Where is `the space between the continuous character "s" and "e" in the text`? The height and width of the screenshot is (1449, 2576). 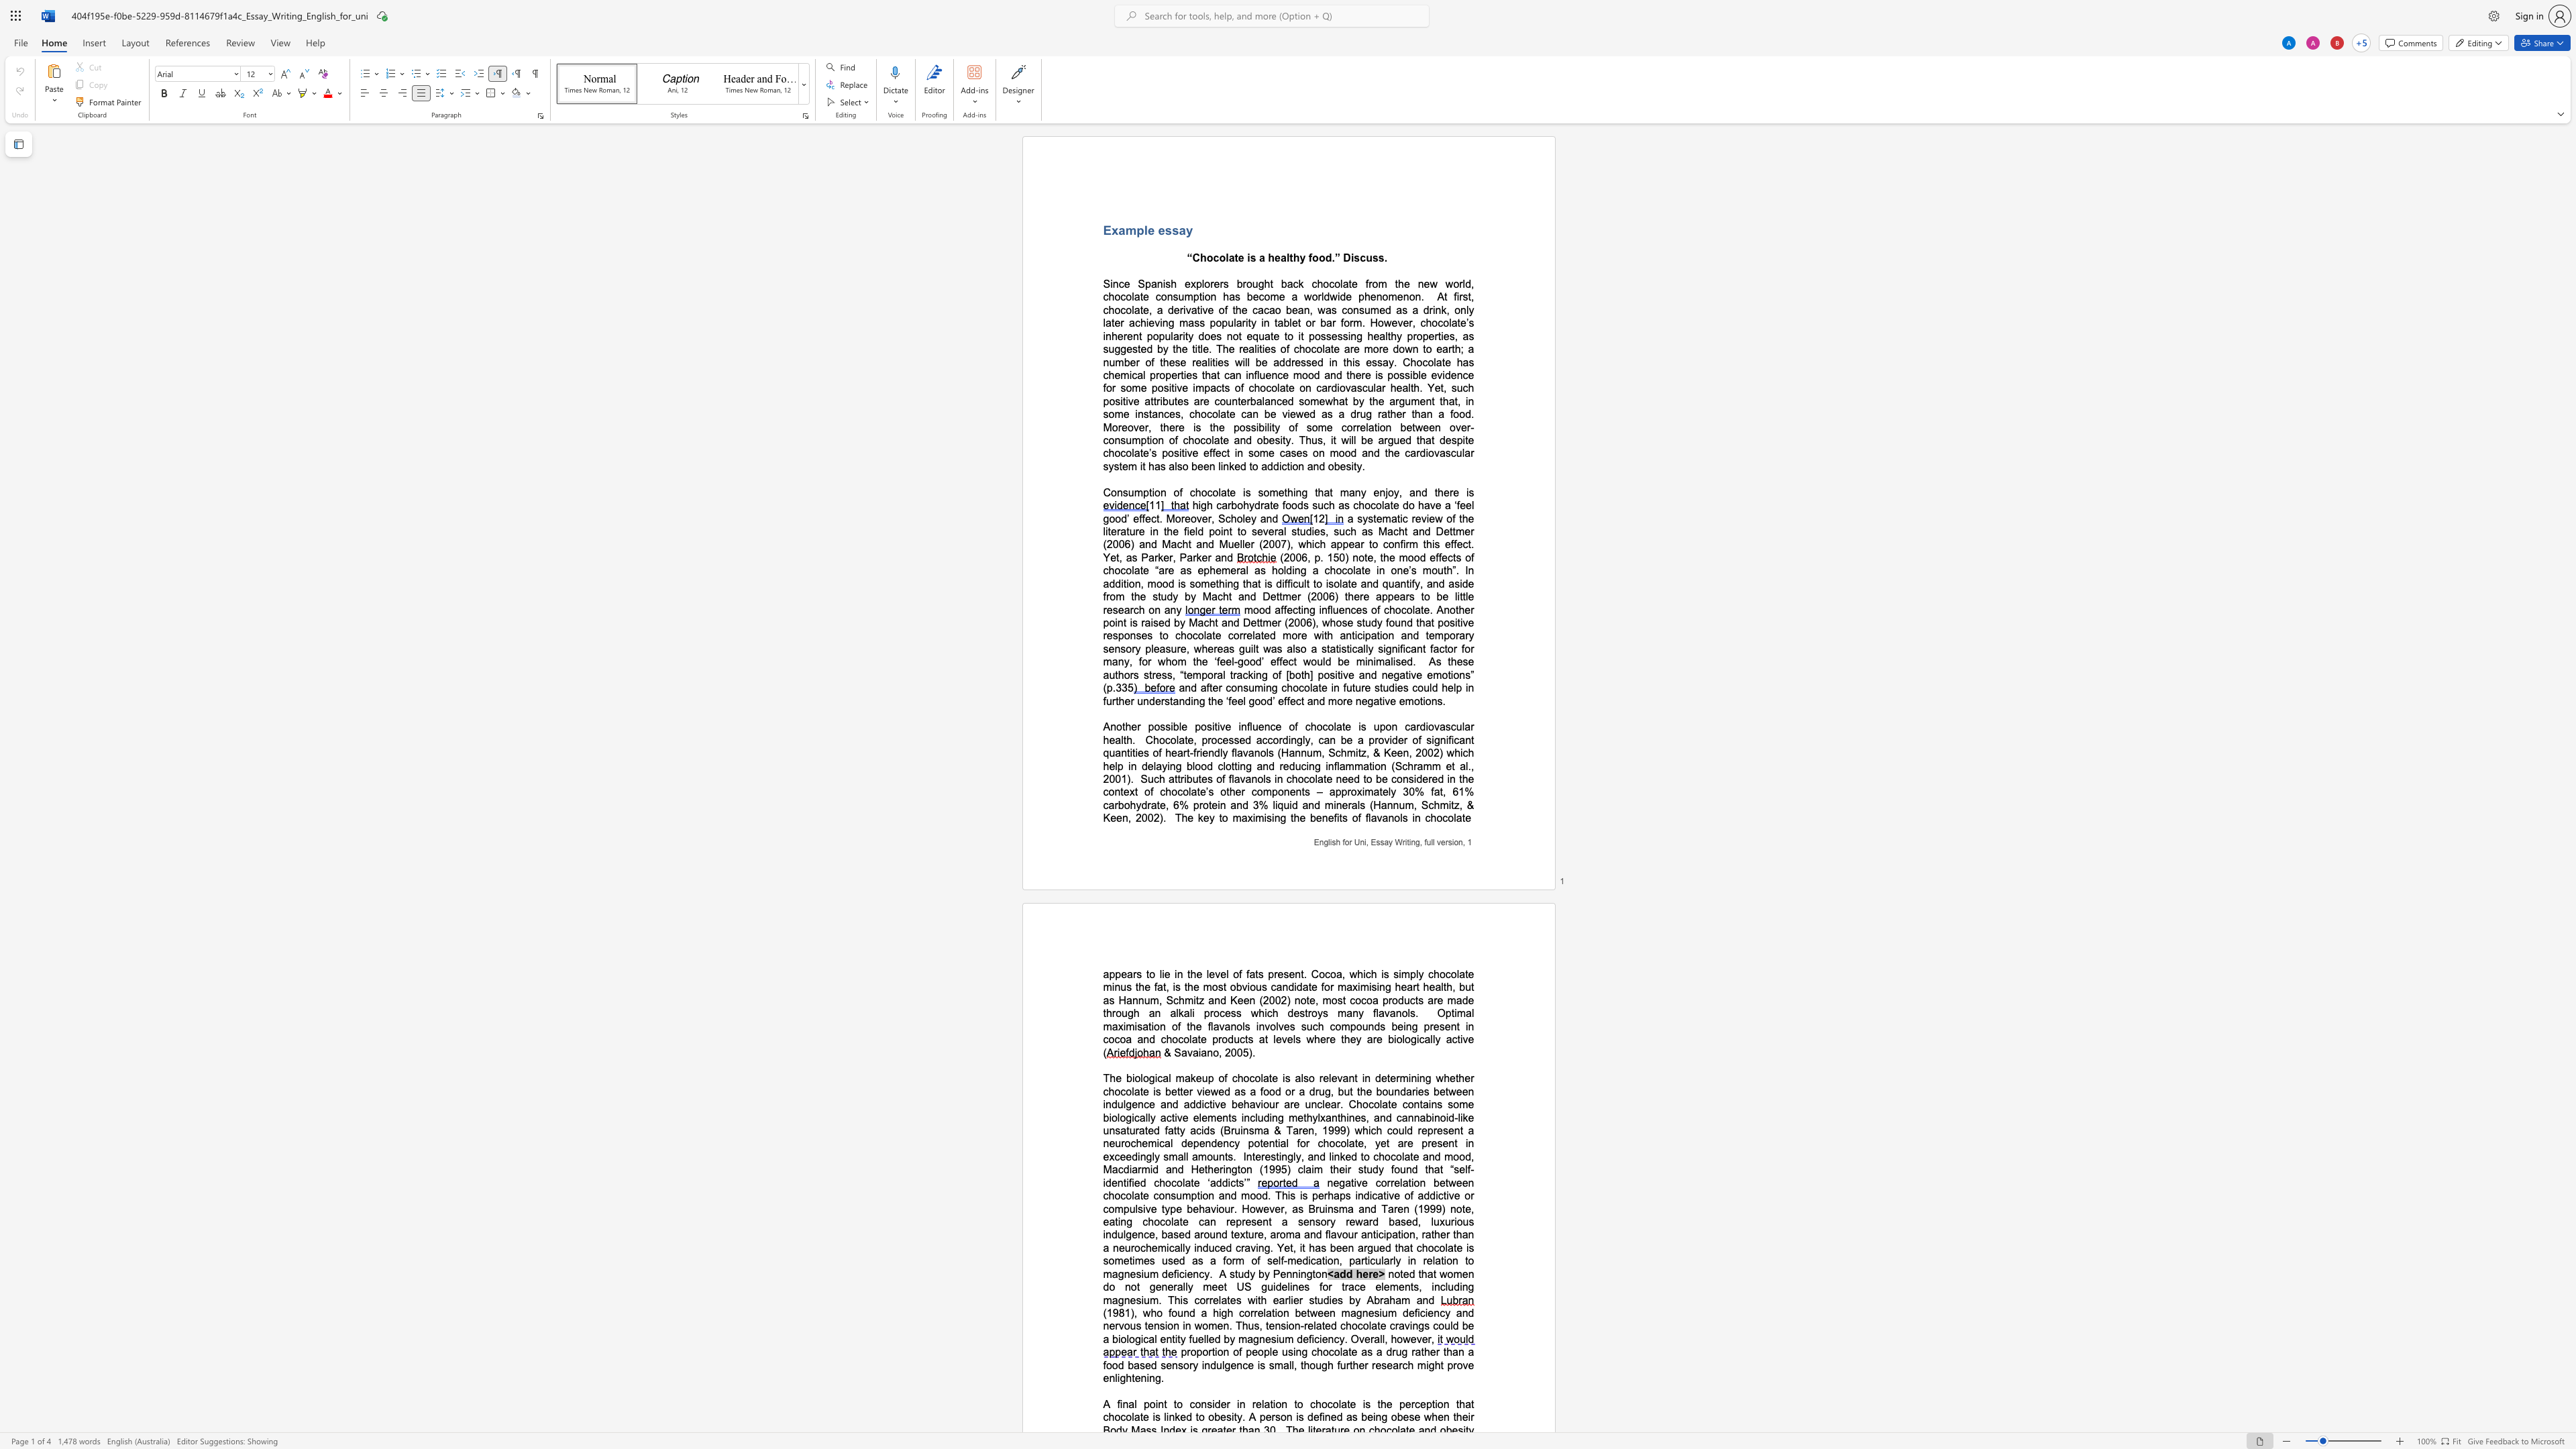 the space between the continuous character "s" and "e" in the text is located at coordinates (1256, 531).